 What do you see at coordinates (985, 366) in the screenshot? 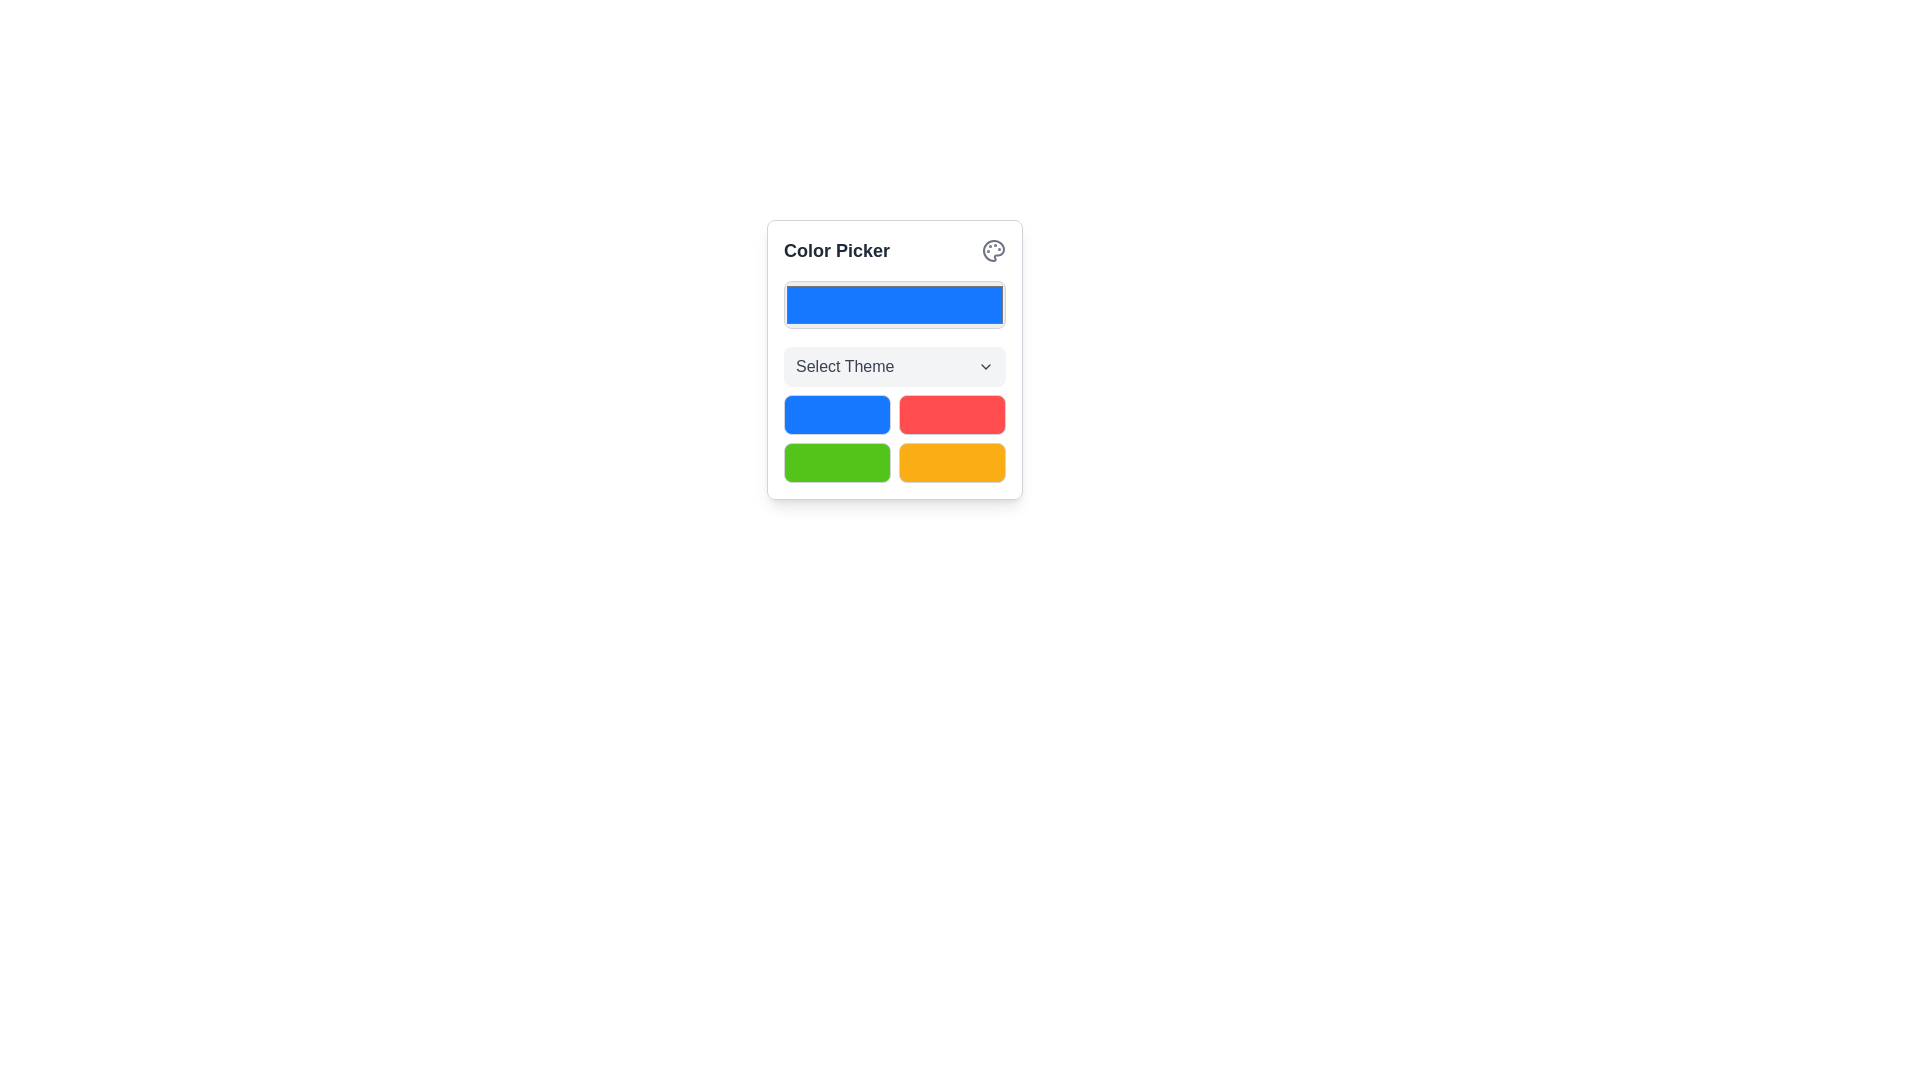
I see `the downwards-pointing chevron icon located on the right side of the 'Select Theme' button` at bounding box center [985, 366].